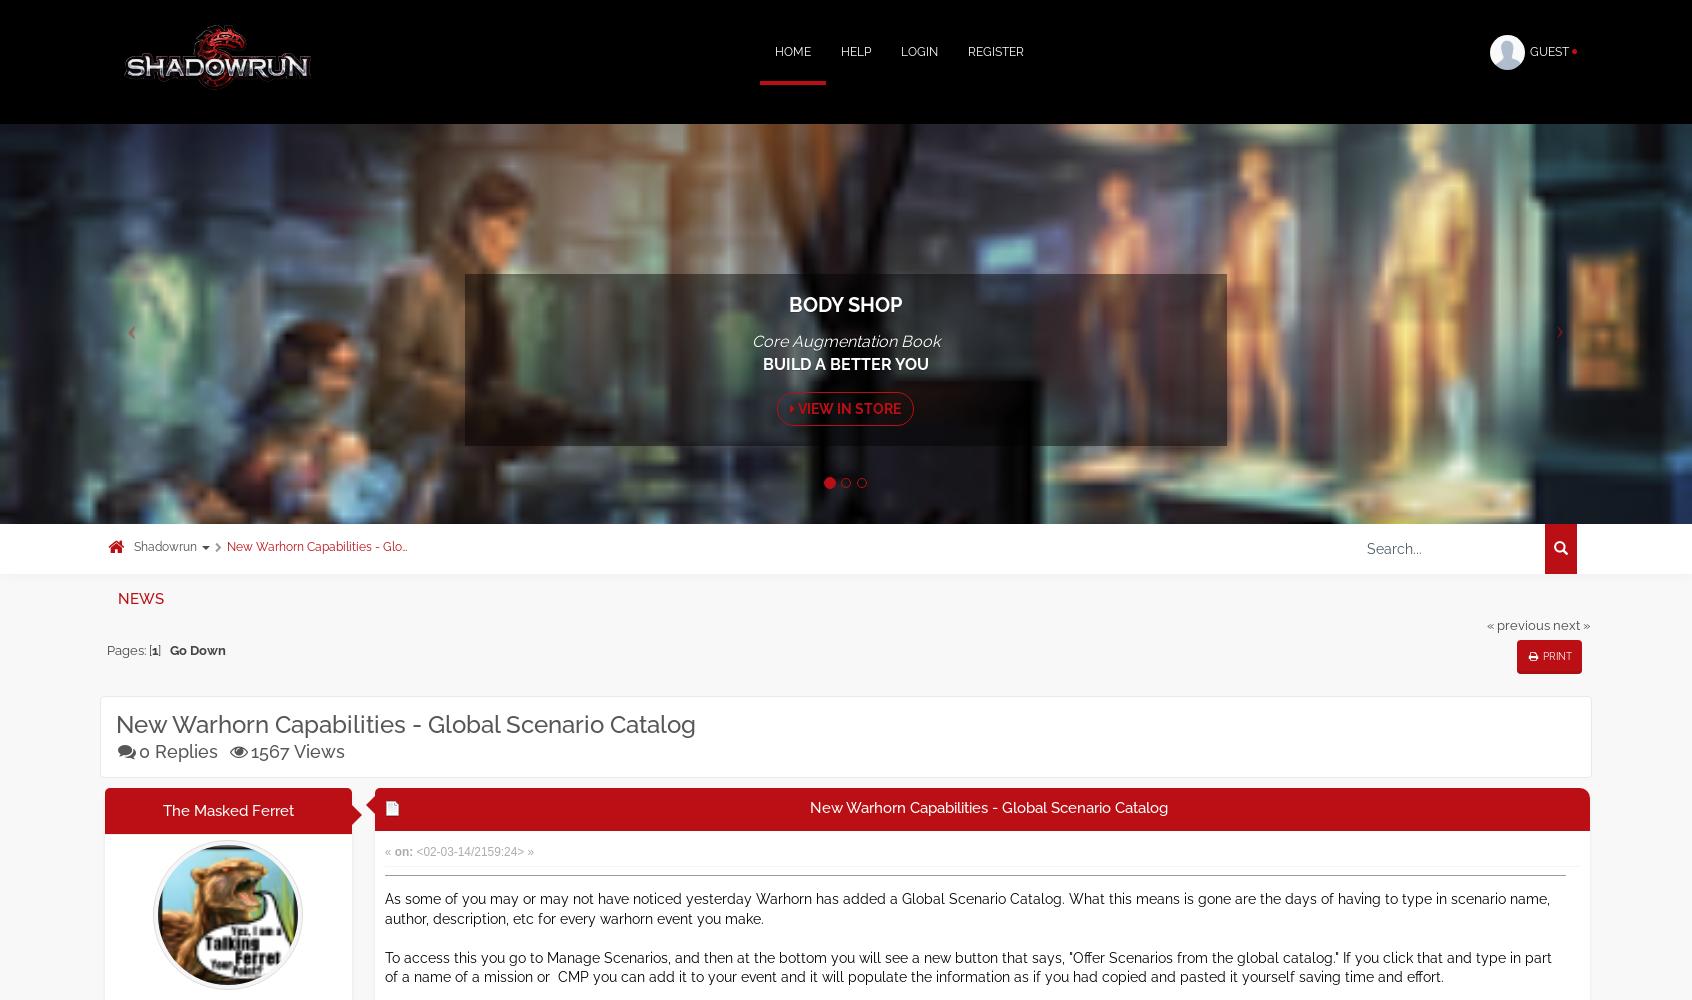  What do you see at coordinates (844, 340) in the screenshot?
I see `'Core Augmentation Book'` at bounding box center [844, 340].